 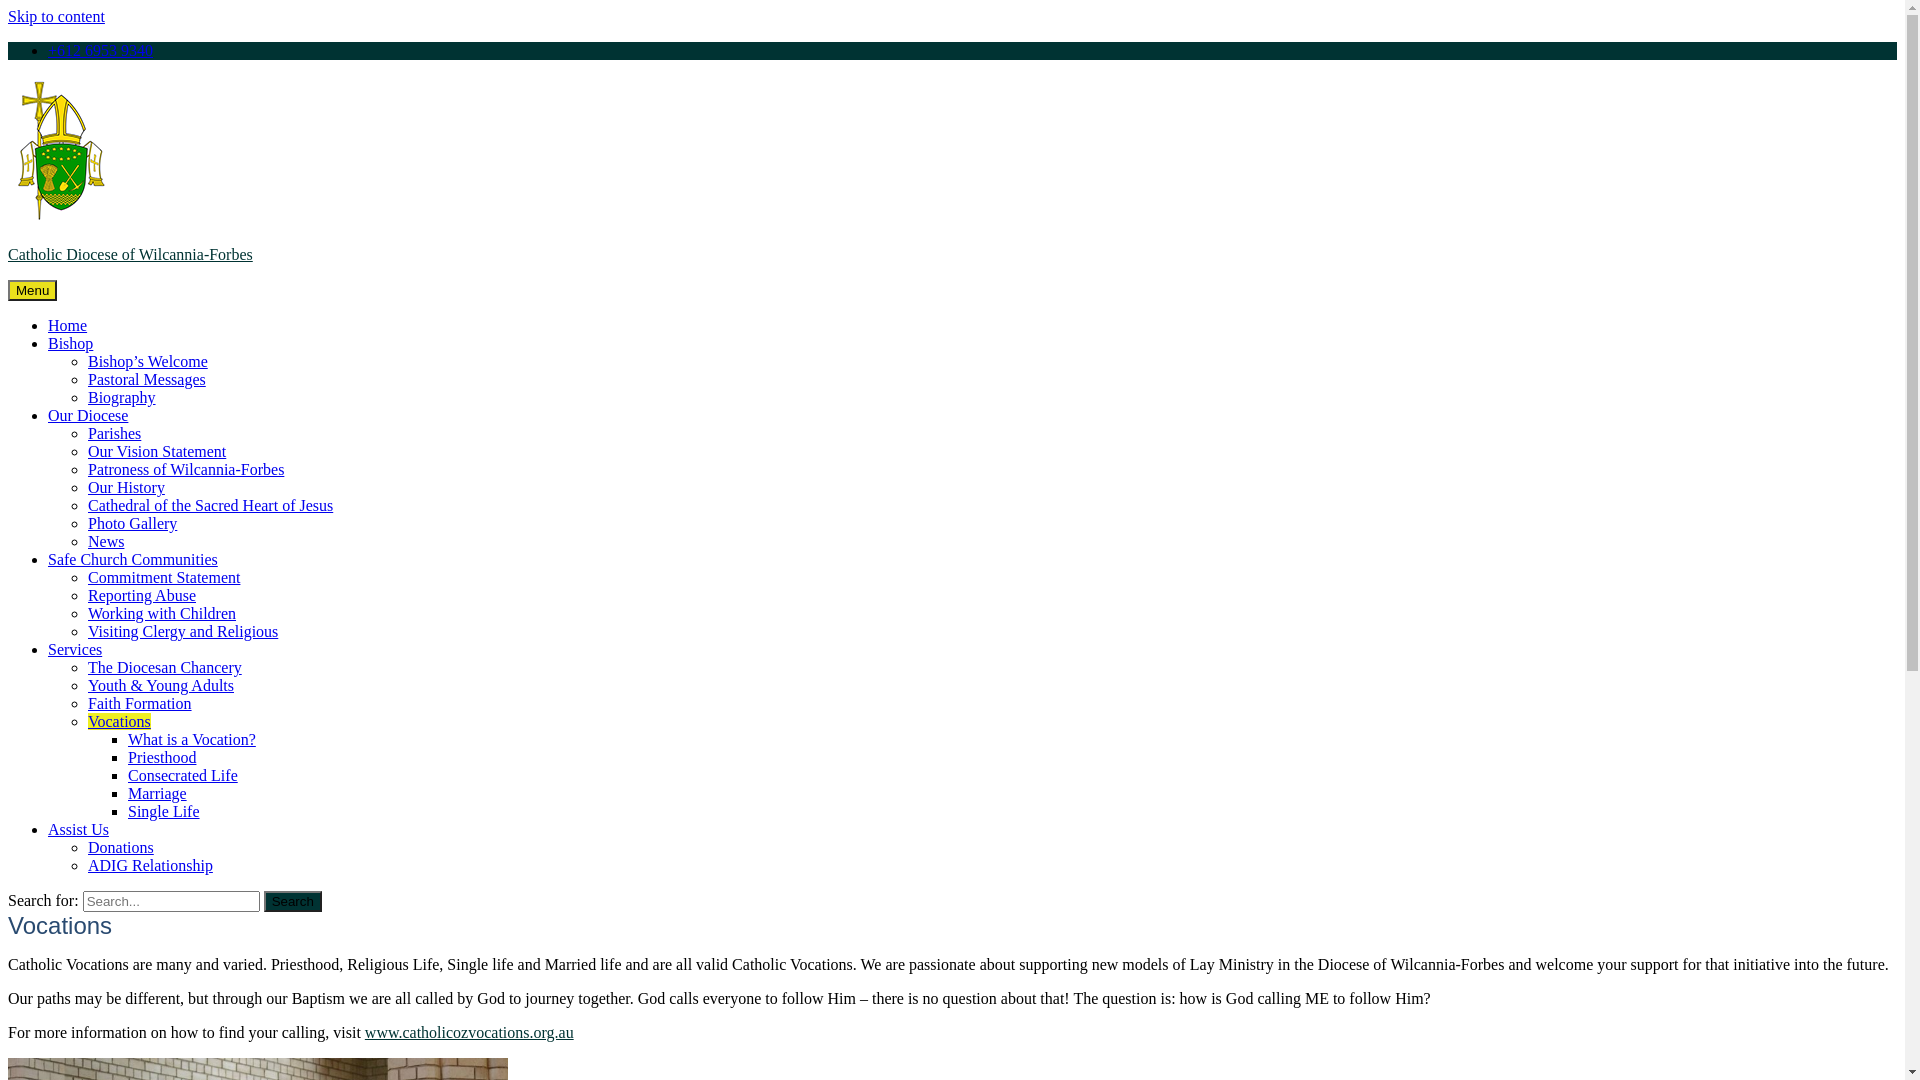 What do you see at coordinates (32, 290) in the screenshot?
I see `'Menu'` at bounding box center [32, 290].